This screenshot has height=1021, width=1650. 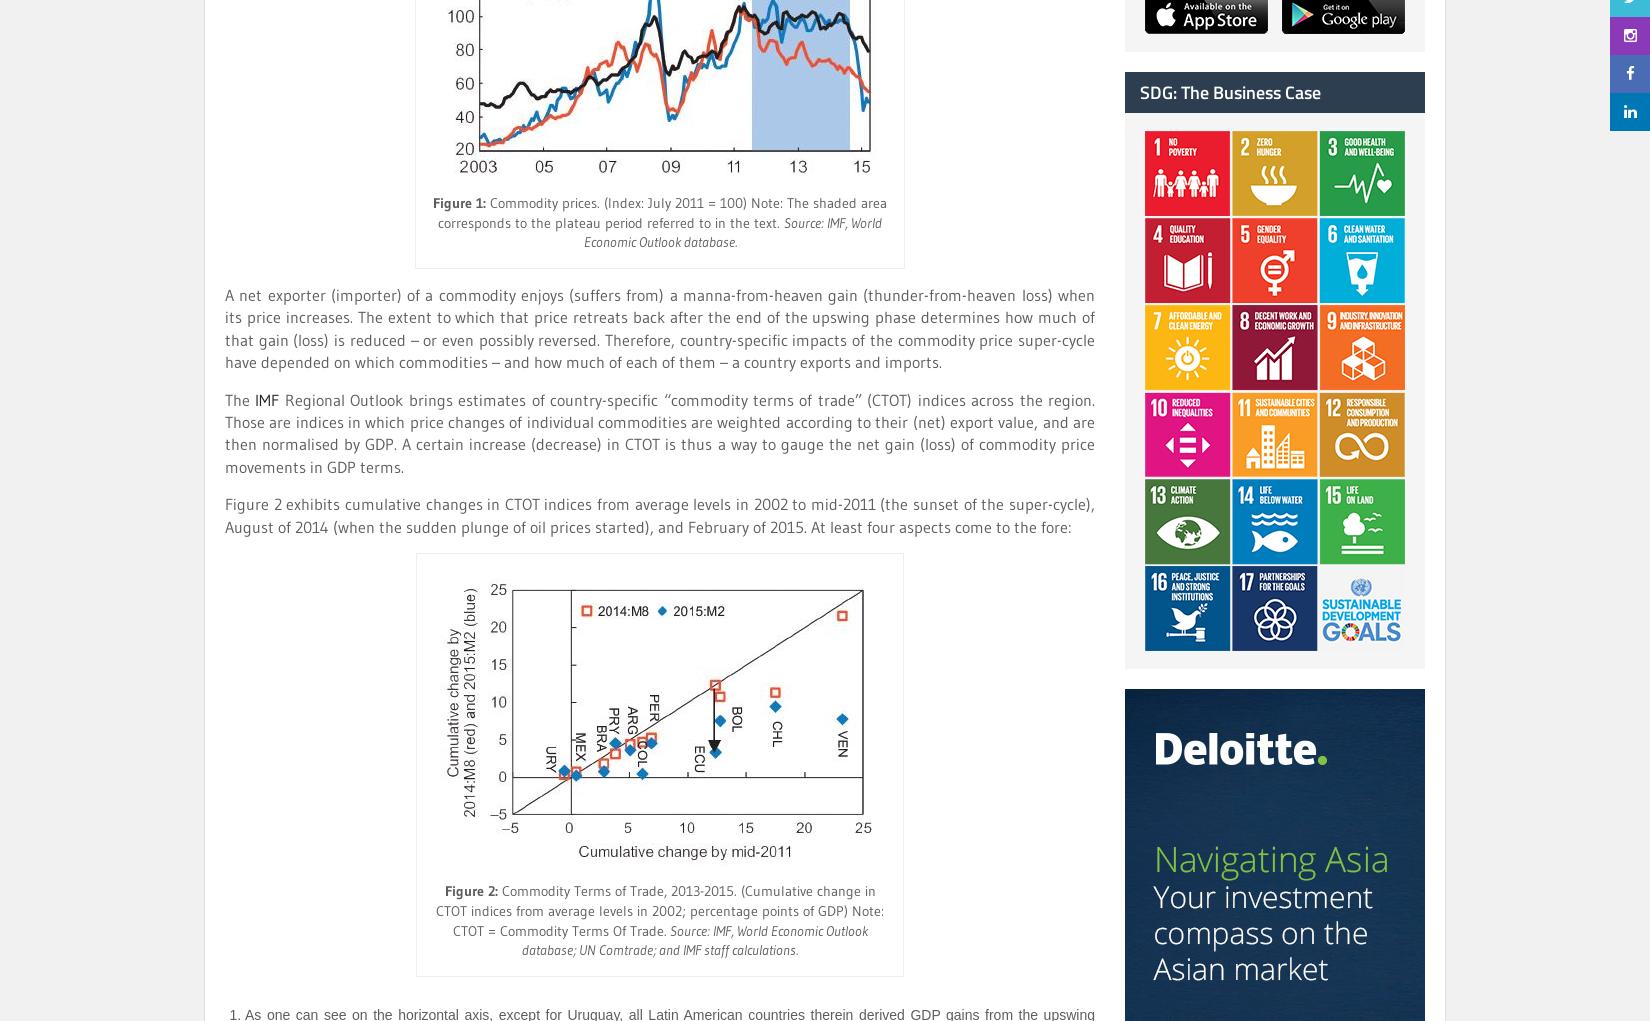 I want to click on 'Commodity prices. (Index: July 2011 = 100) Note: The shaded area corresponds to the plateau period referred to in the text.', so click(x=661, y=212).